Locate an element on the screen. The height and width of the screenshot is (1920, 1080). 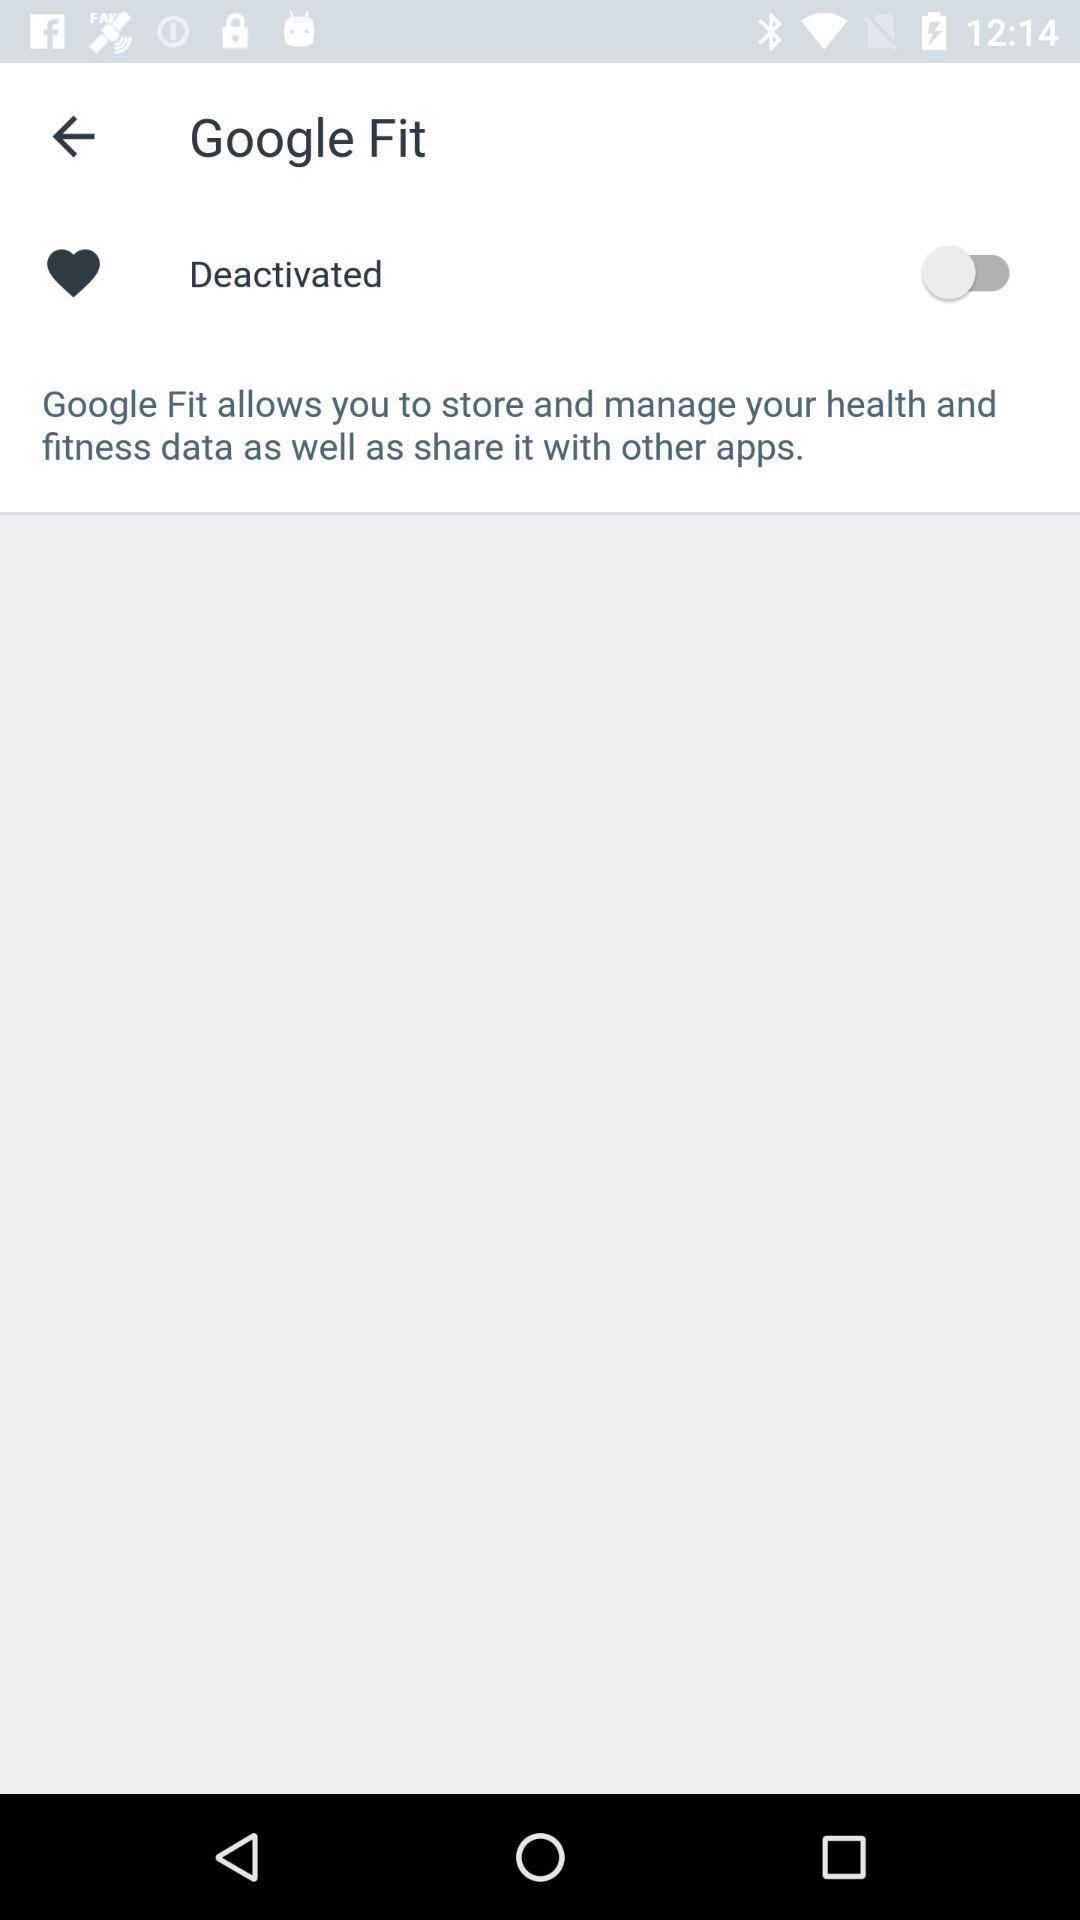
go back is located at coordinates (72, 135).